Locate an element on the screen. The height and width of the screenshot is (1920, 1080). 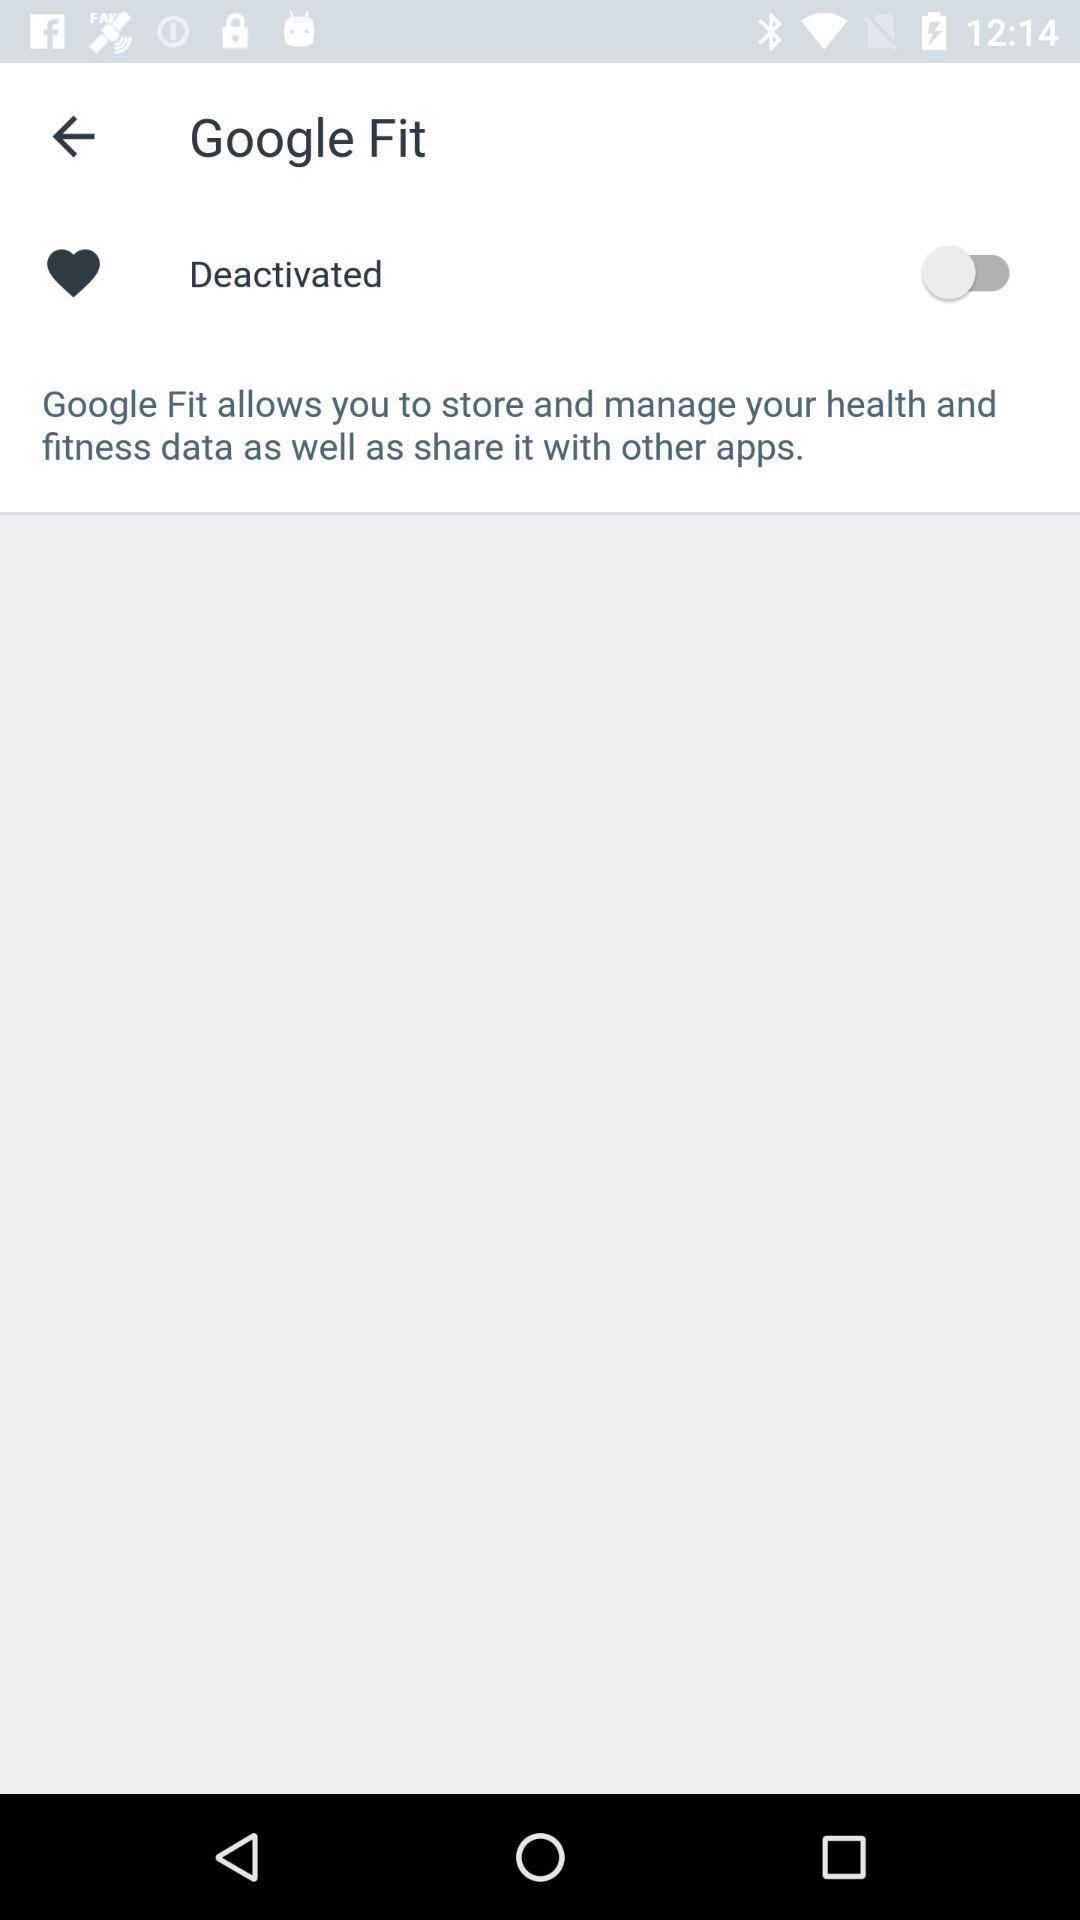
go back is located at coordinates (72, 135).